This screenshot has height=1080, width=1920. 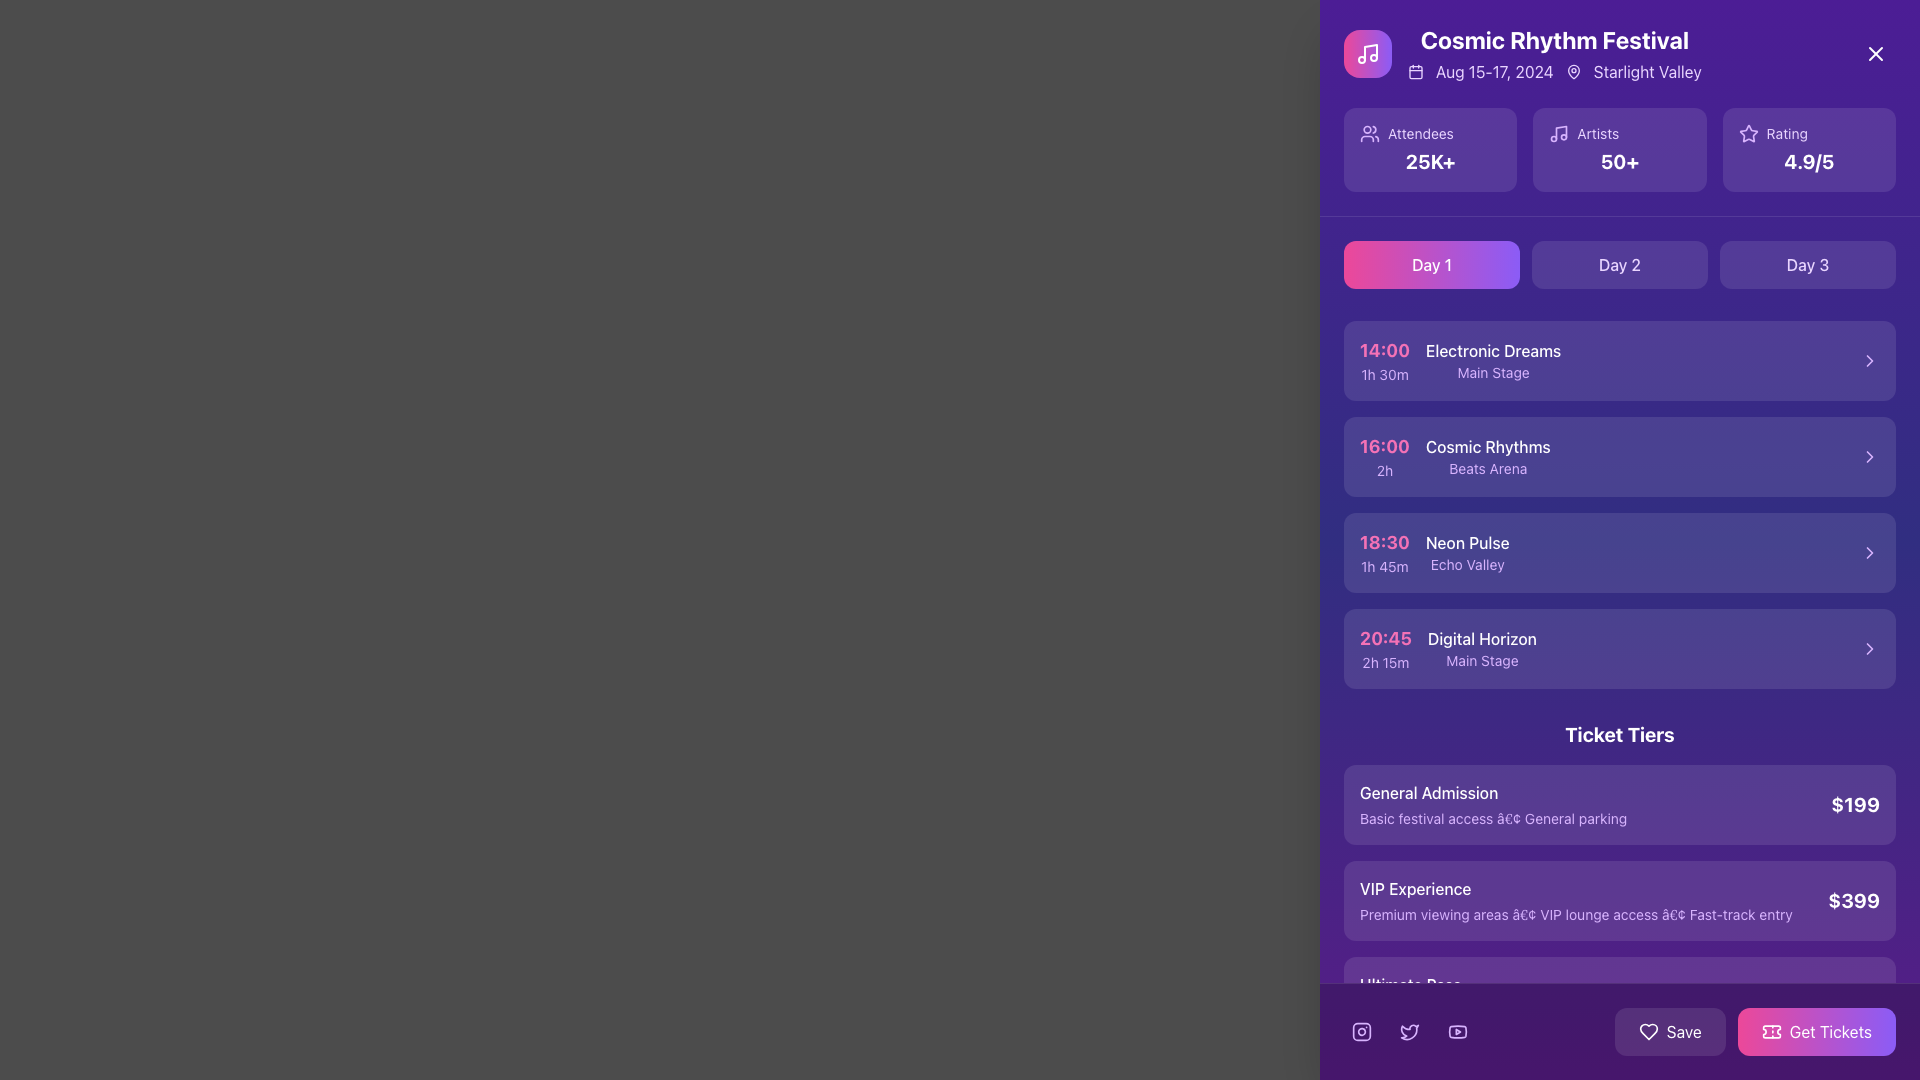 I want to click on the text element displaying 'Starlight Valley', which indicates the venue of the event under the title 'Cosmic Rhythm Festival', so click(x=1647, y=71).